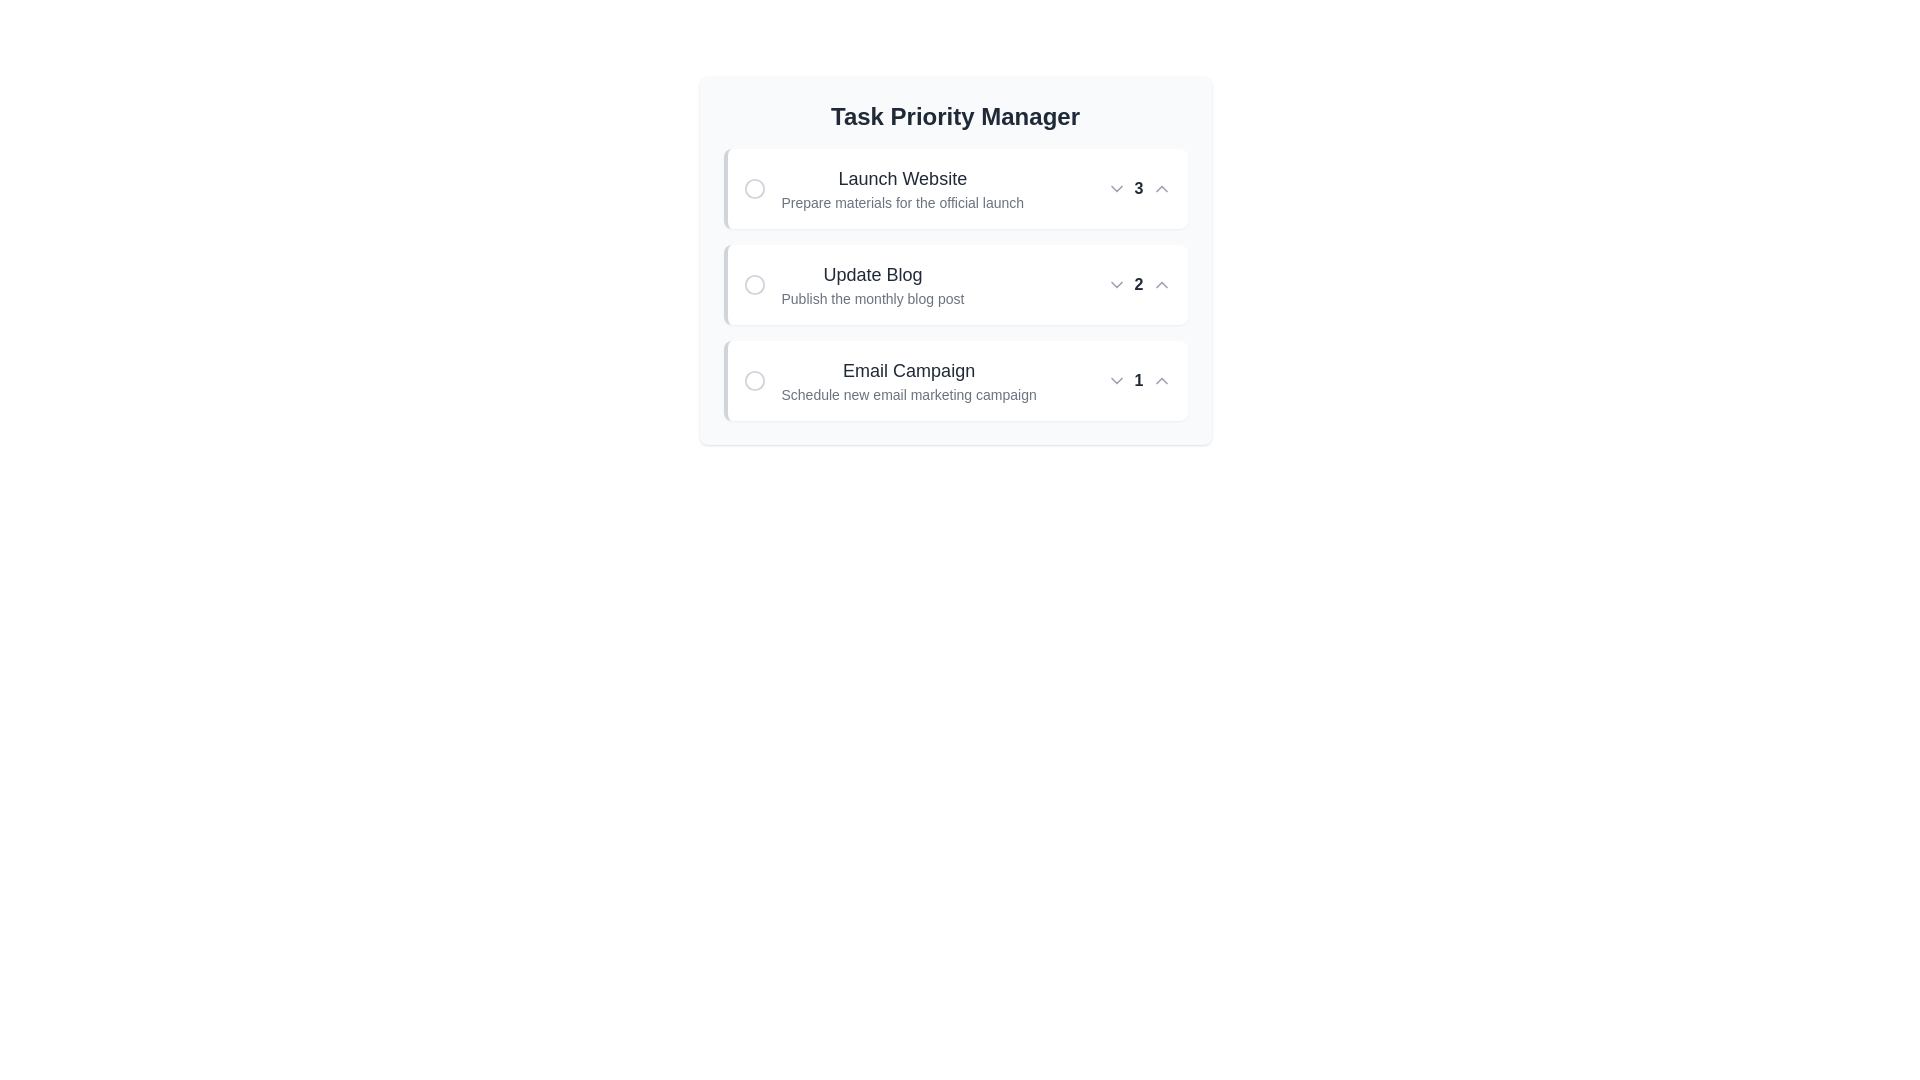 This screenshot has width=1920, height=1080. I want to click on the circular checkbox located in the center of the second task item box titled 'Update Blog', so click(753, 285).